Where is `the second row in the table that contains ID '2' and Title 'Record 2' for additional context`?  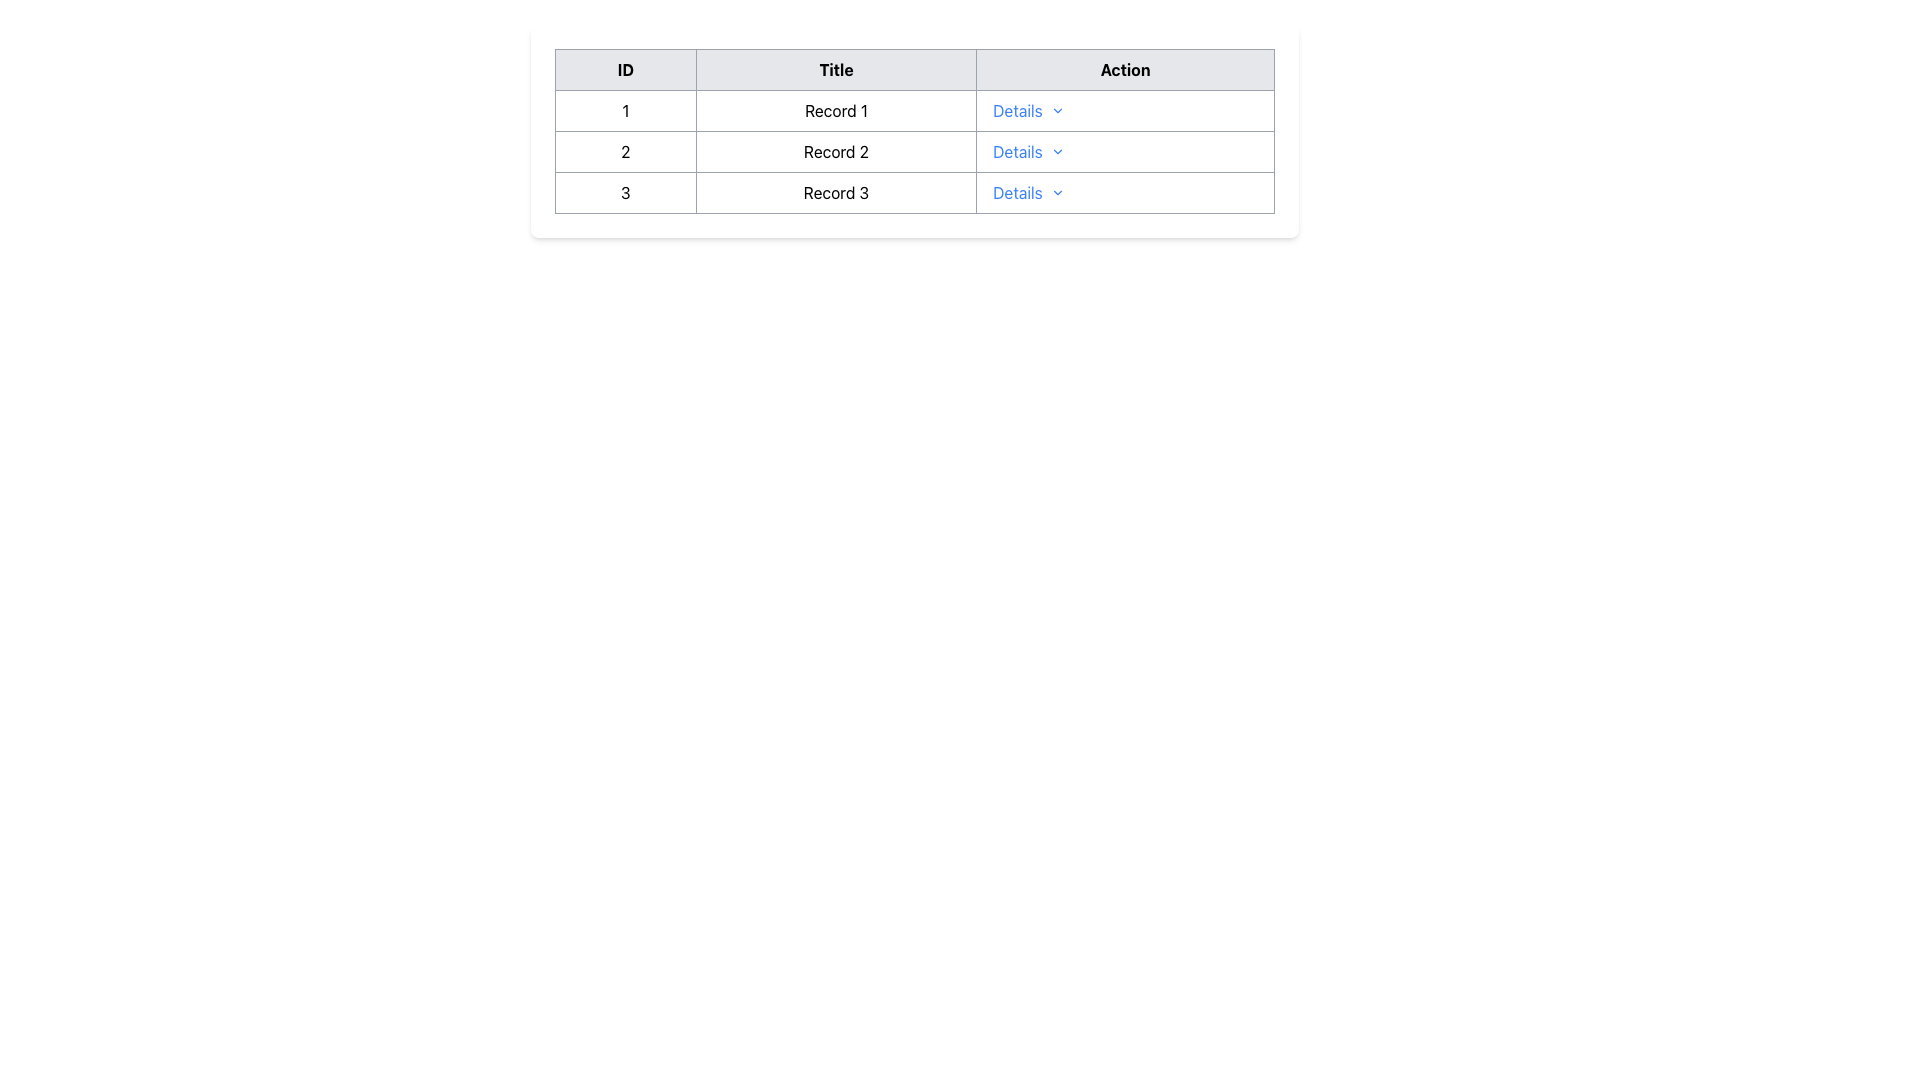 the second row in the table that contains ID '2' and Title 'Record 2' for additional context is located at coordinates (914, 150).